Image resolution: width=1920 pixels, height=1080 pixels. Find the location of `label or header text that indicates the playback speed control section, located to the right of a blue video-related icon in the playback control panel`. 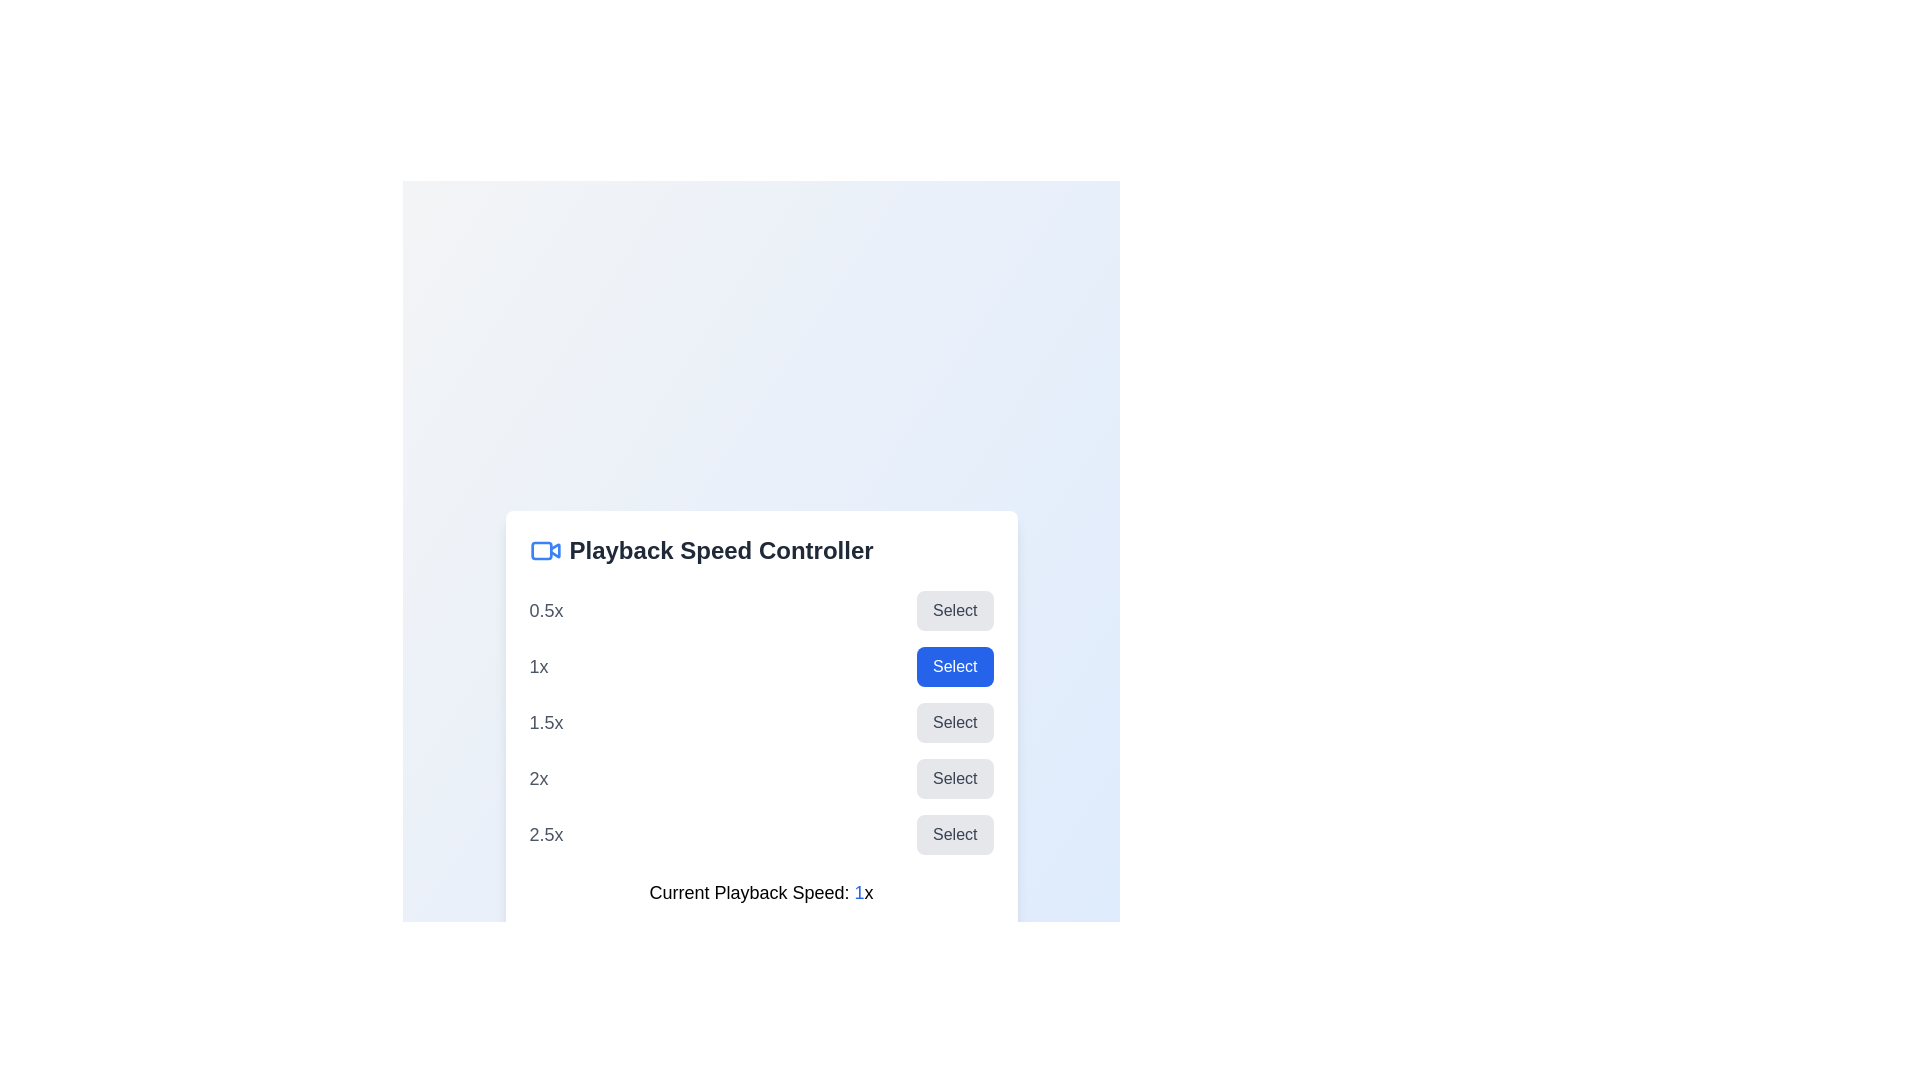

label or header text that indicates the playback speed control section, located to the right of a blue video-related icon in the playback control panel is located at coordinates (720, 551).